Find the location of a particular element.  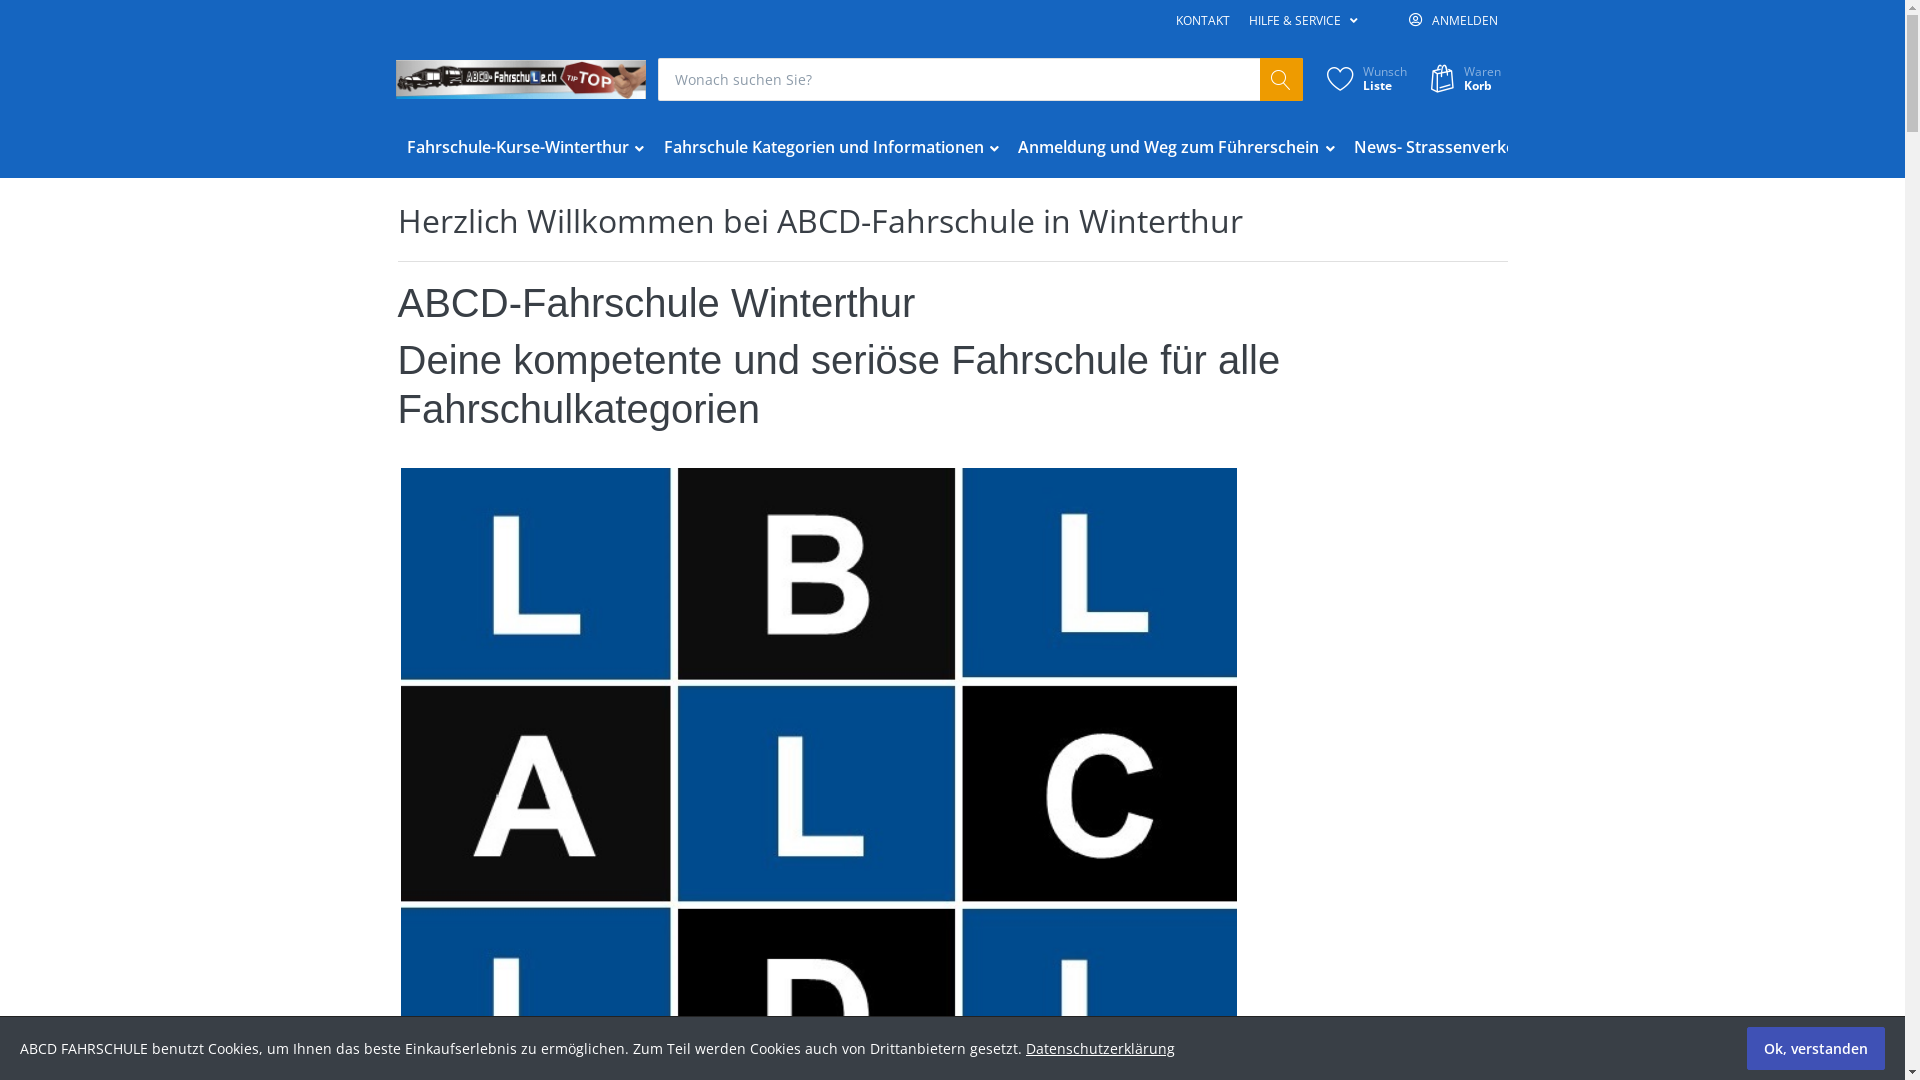

'HILFE & SERVICE' is located at coordinates (1302, 20).